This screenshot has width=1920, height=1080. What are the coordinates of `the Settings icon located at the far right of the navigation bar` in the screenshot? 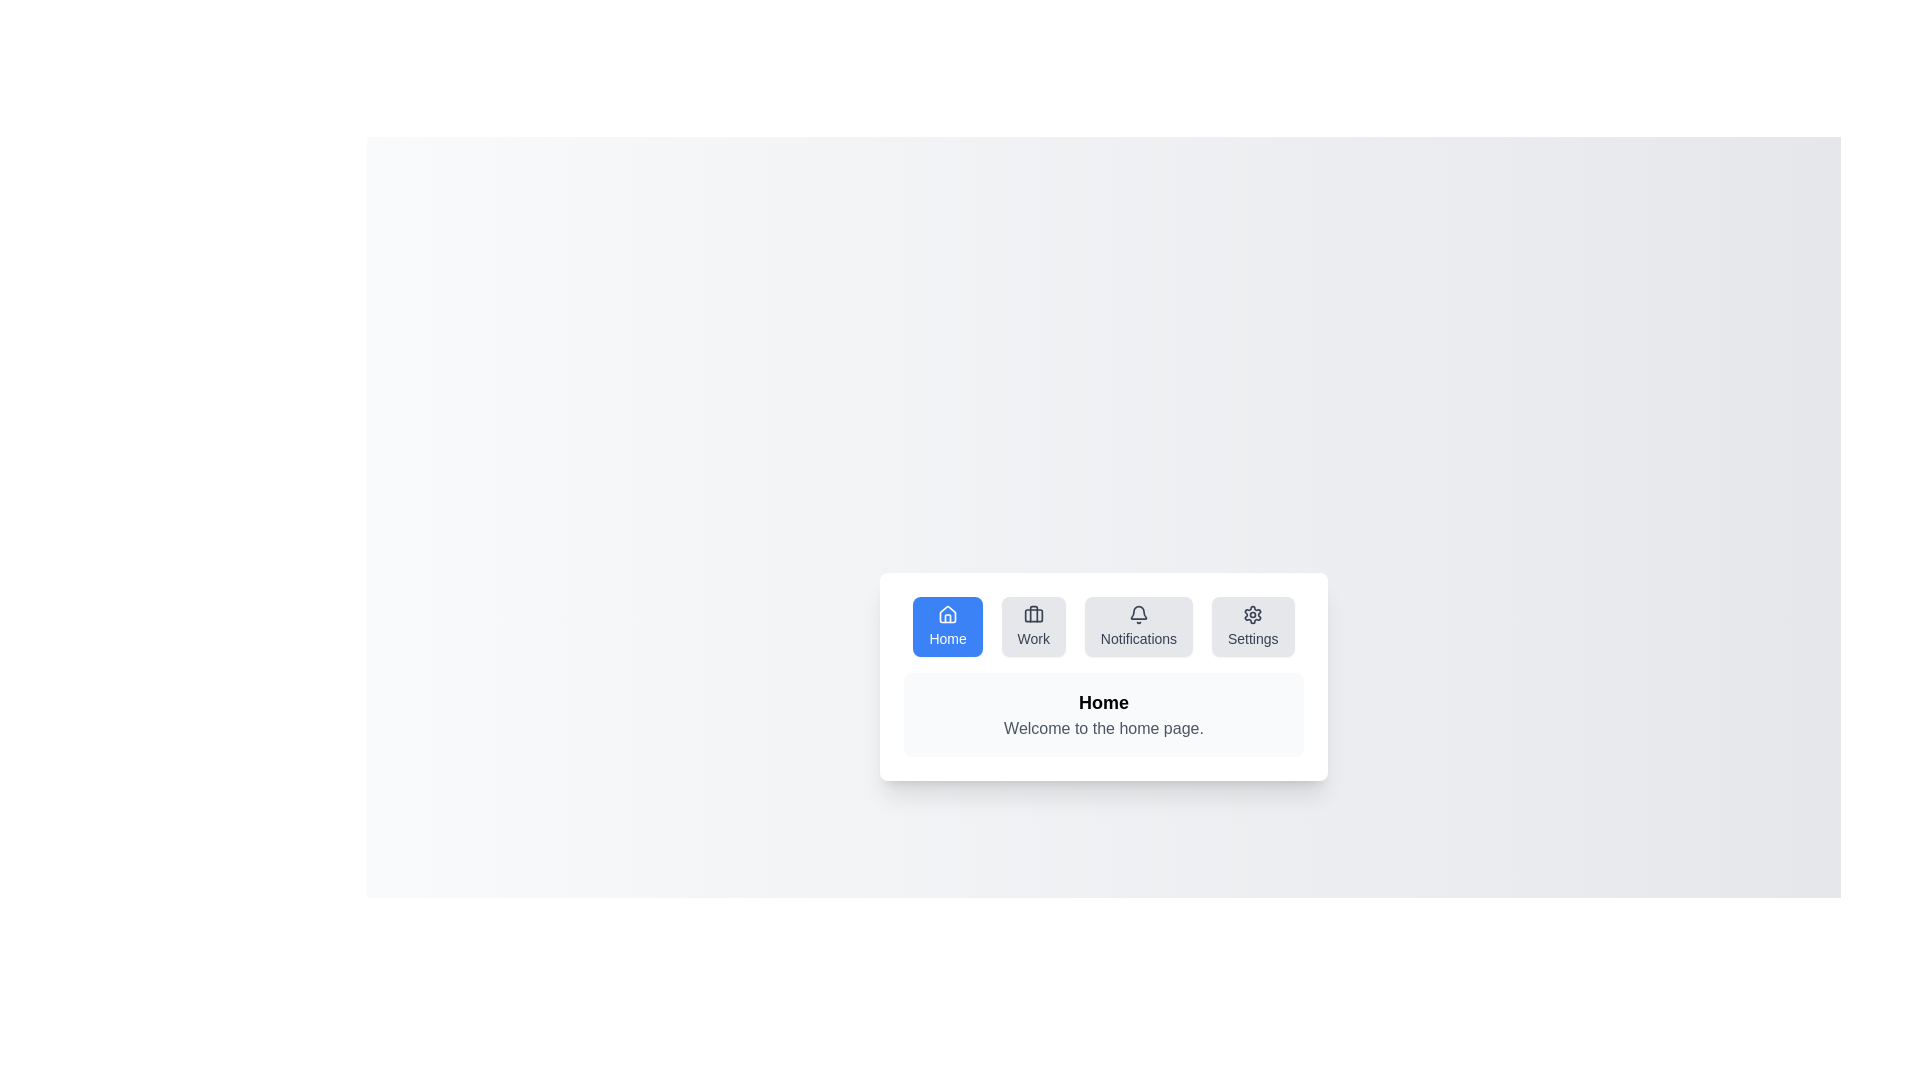 It's located at (1252, 613).